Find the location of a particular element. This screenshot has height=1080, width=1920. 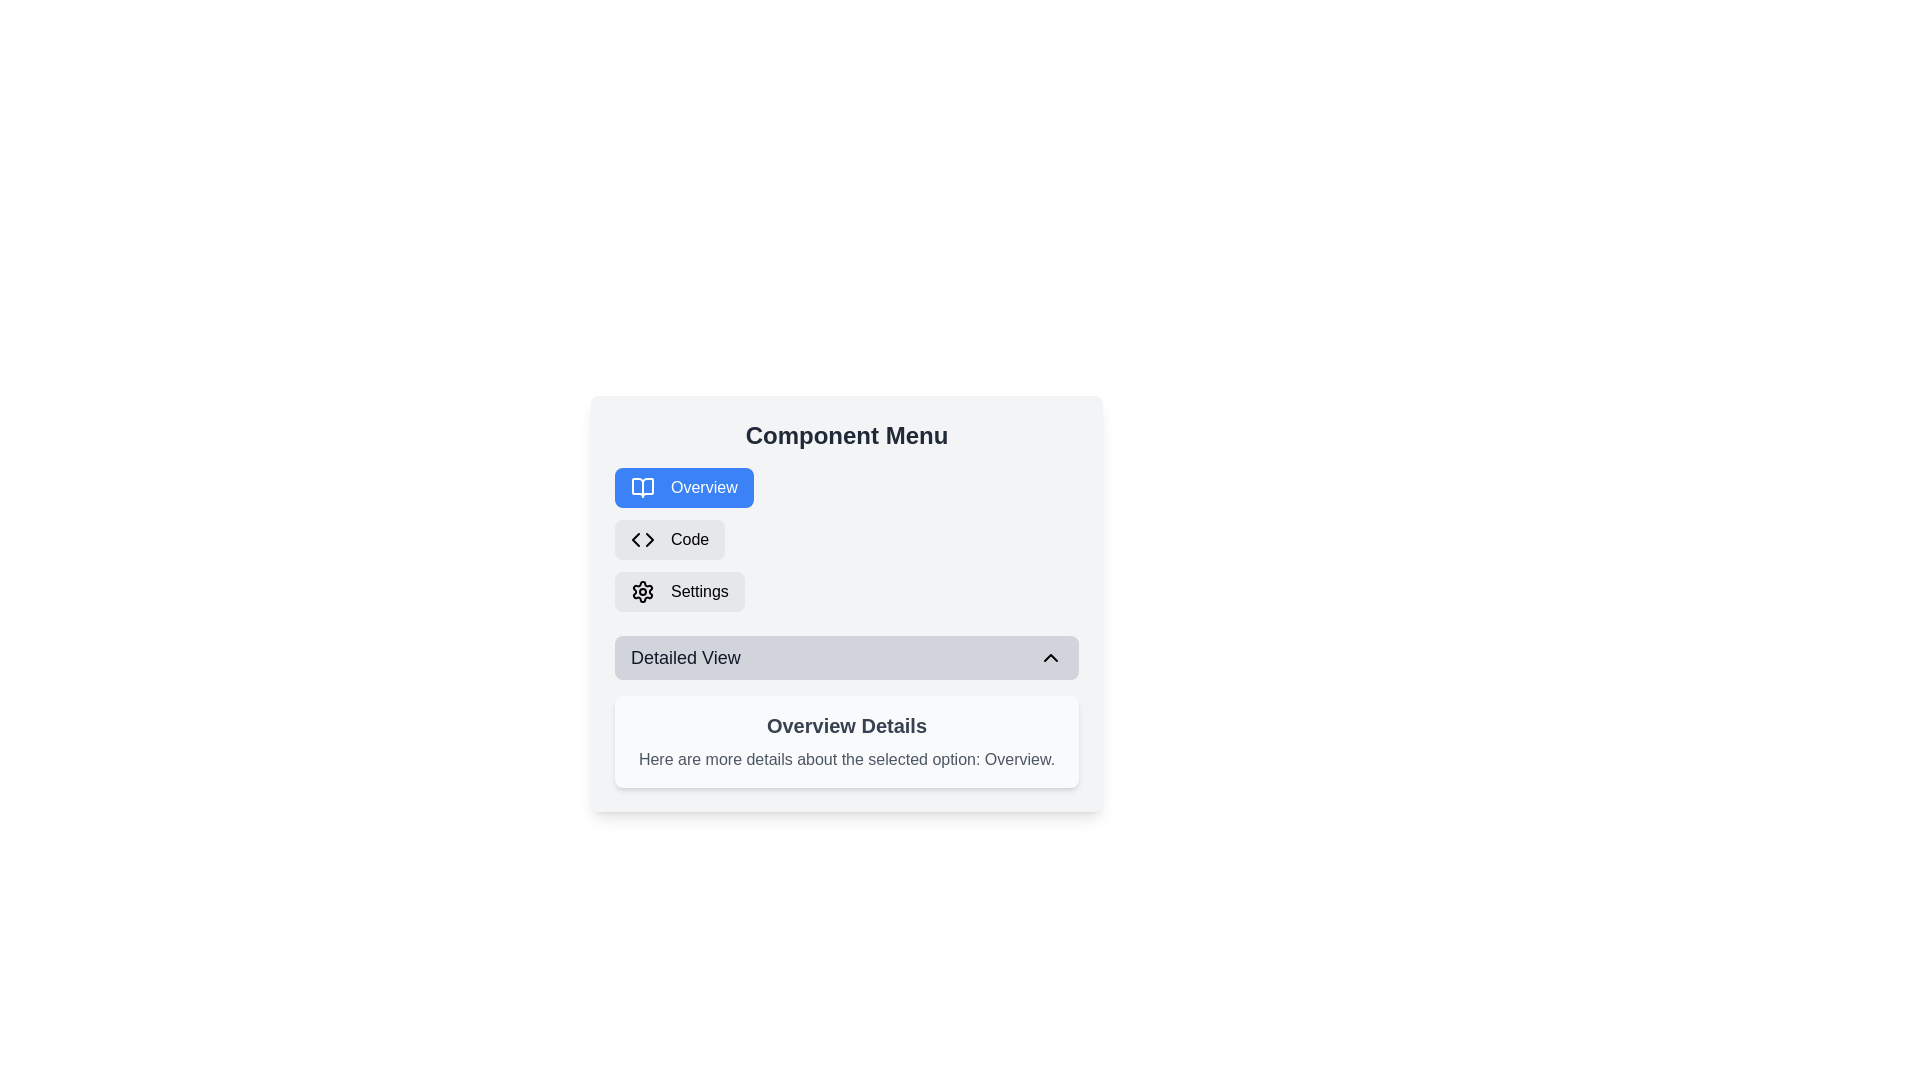

the settings icon, which is a gear-shaped icon with a black outline and filled center, located to the left of the 'Settings' label in the button is located at coordinates (643, 590).